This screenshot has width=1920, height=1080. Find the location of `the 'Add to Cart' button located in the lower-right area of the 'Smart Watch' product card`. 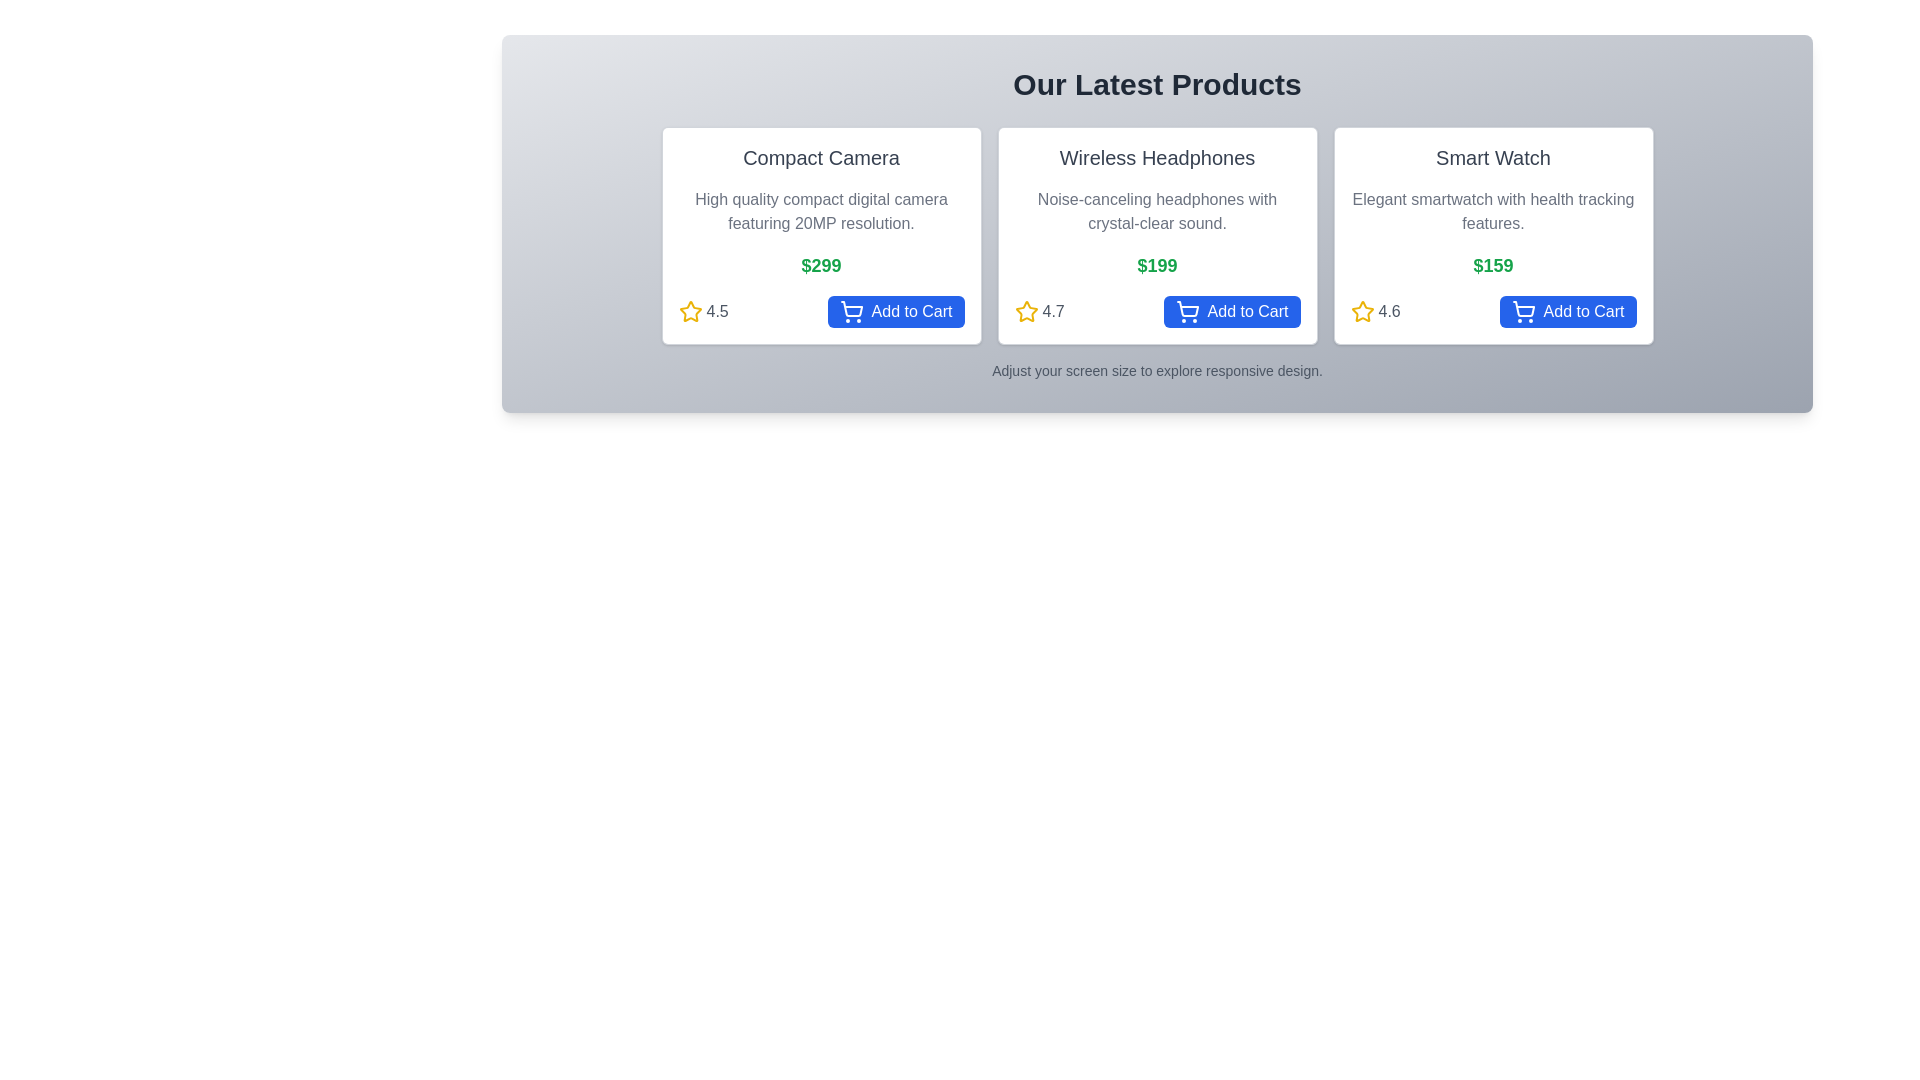

the 'Add to Cart' button located in the lower-right area of the 'Smart Watch' product card is located at coordinates (1567, 312).